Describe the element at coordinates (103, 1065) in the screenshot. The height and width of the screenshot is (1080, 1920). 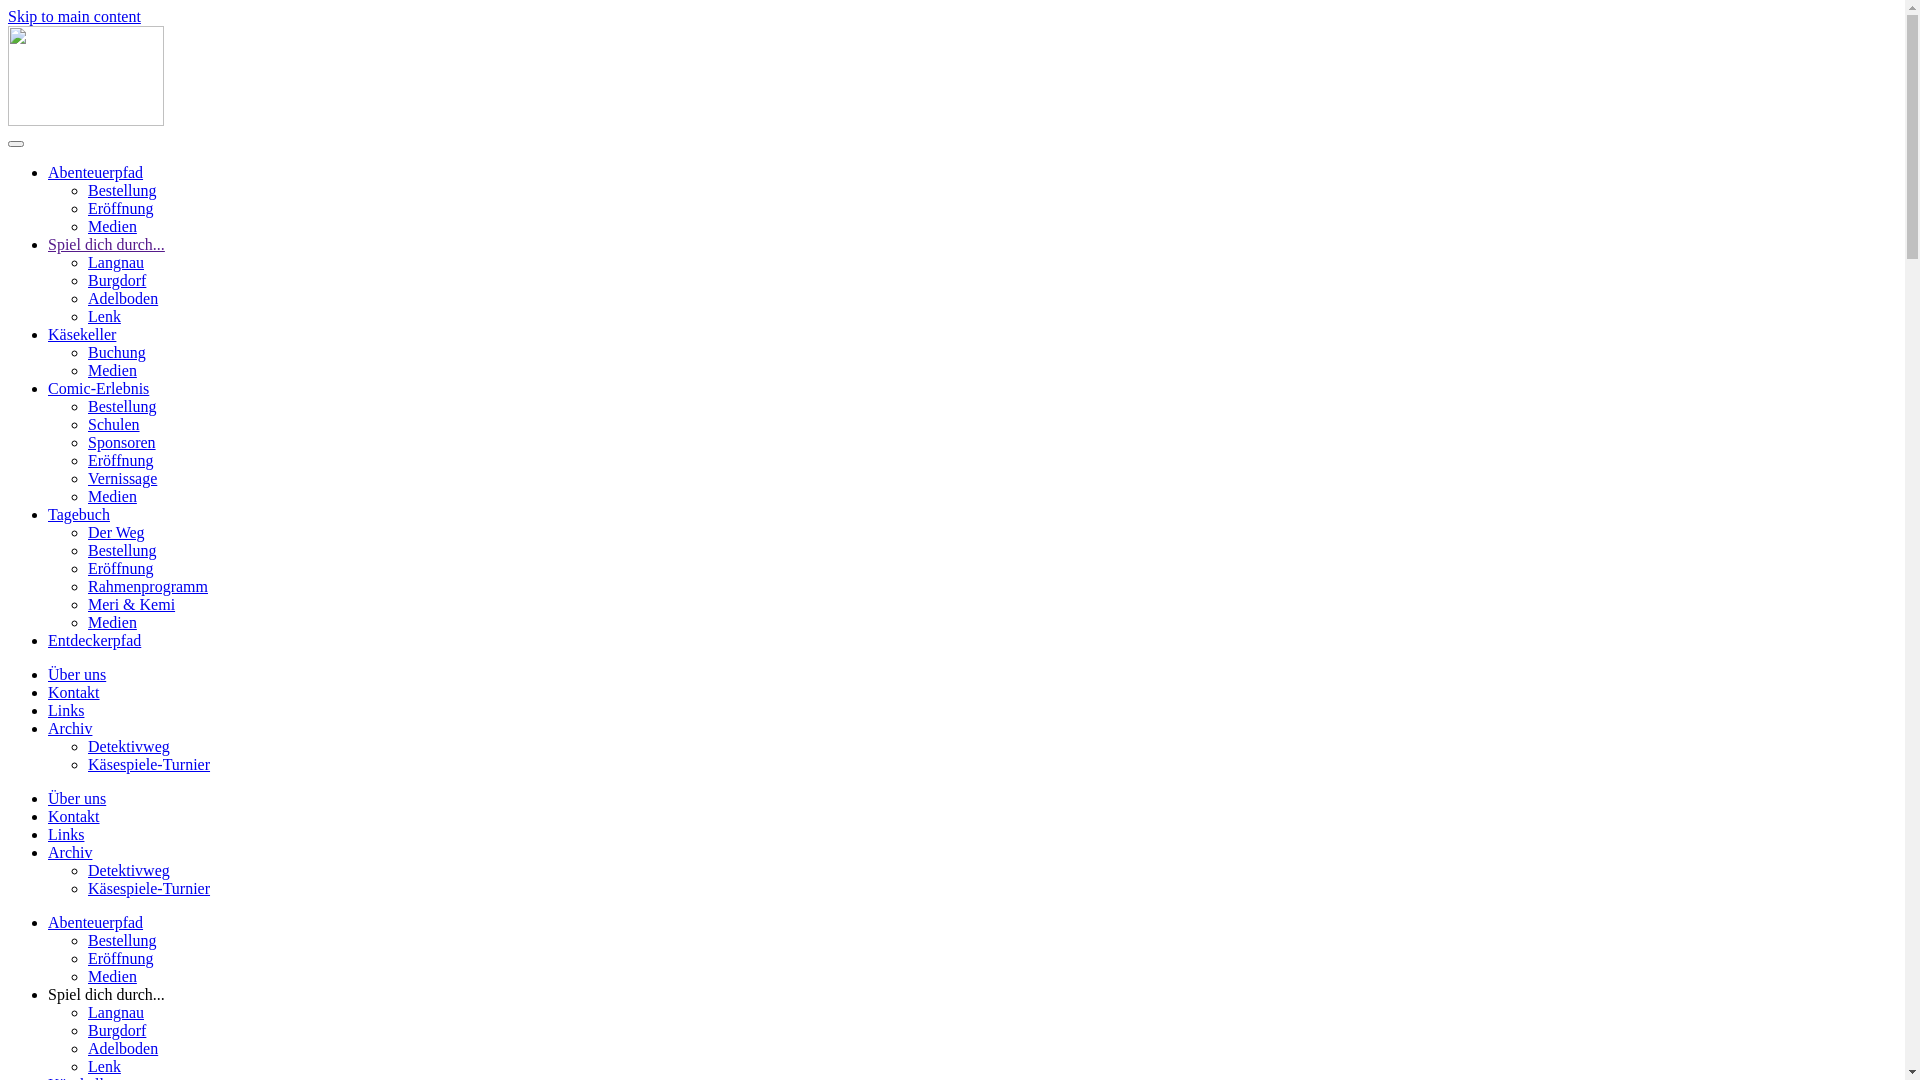
I see `'Lenk'` at that location.